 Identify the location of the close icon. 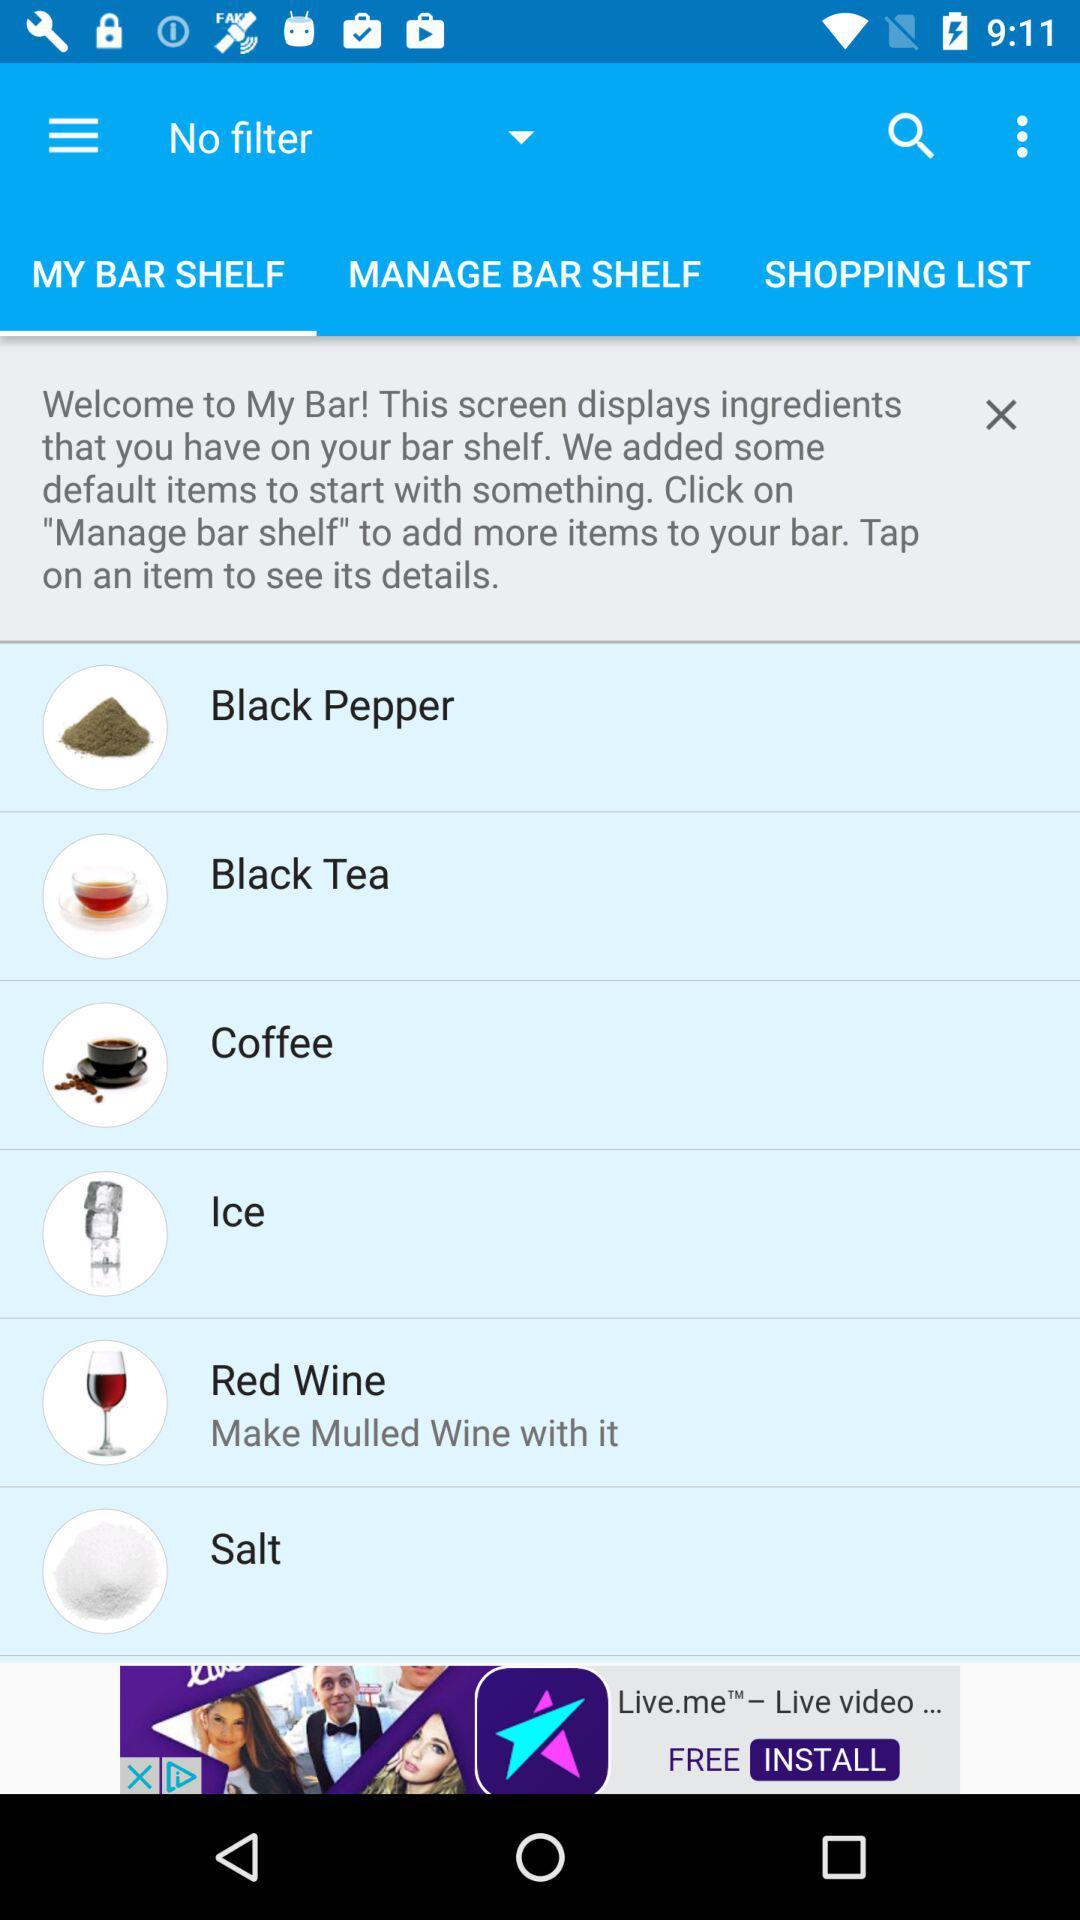
(1001, 413).